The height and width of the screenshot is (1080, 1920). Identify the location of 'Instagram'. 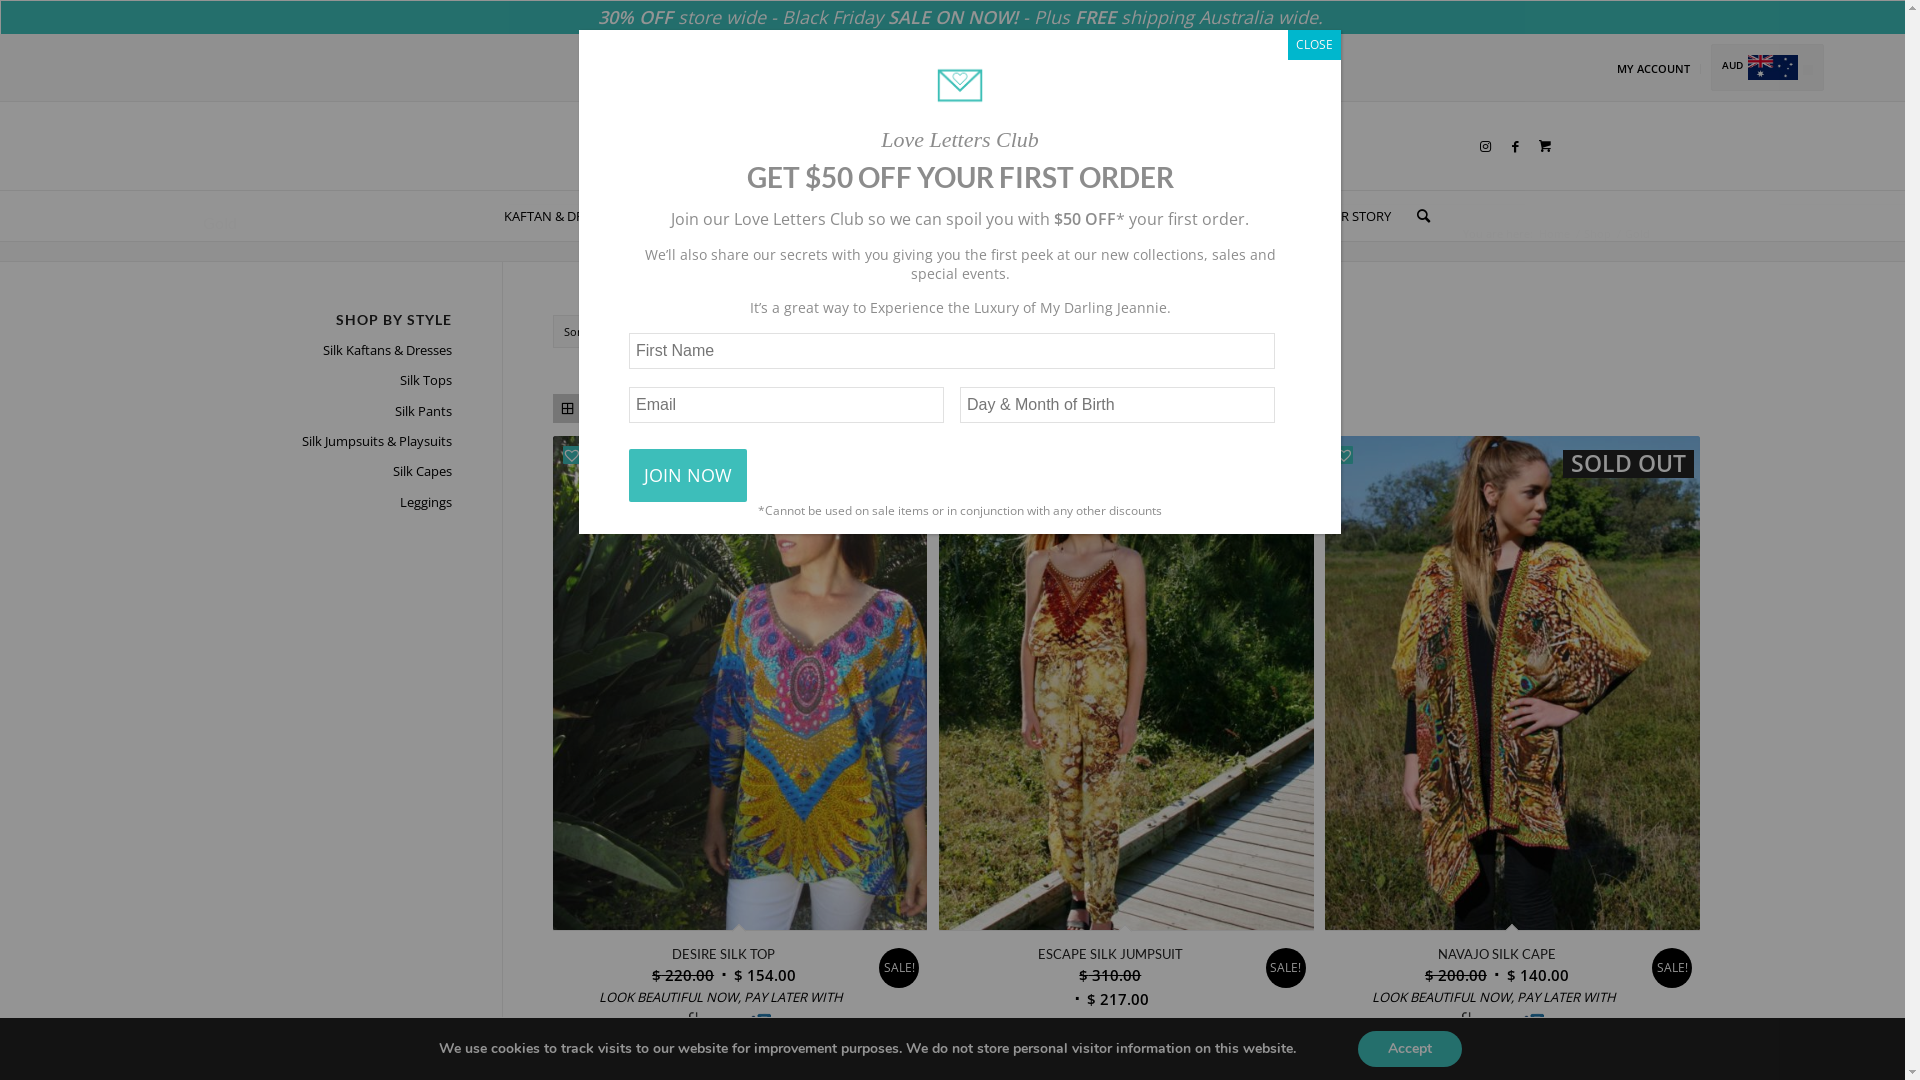
(1484, 145).